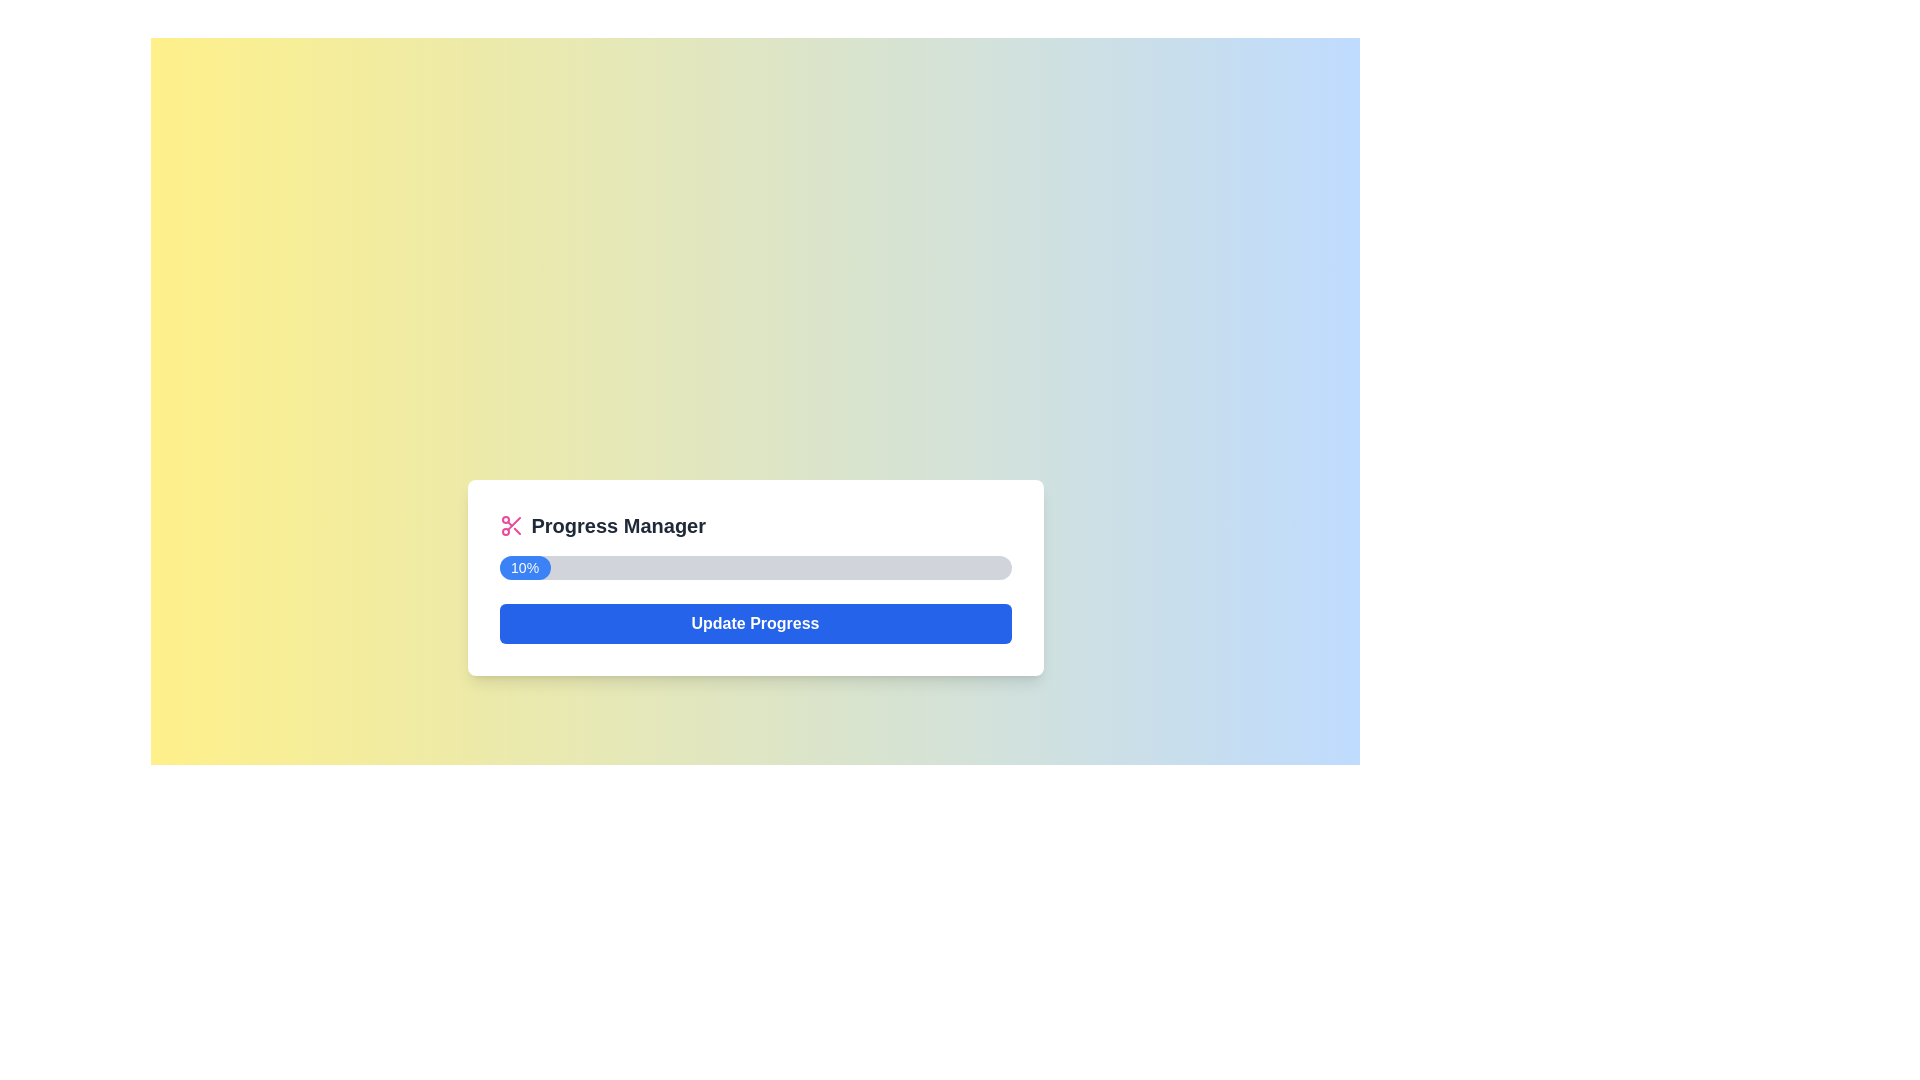  What do you see at coordinates (511, 524) in the screenshot?
I see `the vivid pink scissors icon located to the left of the 'Progress Manager' text in the header` at bounding box center [511, 524].